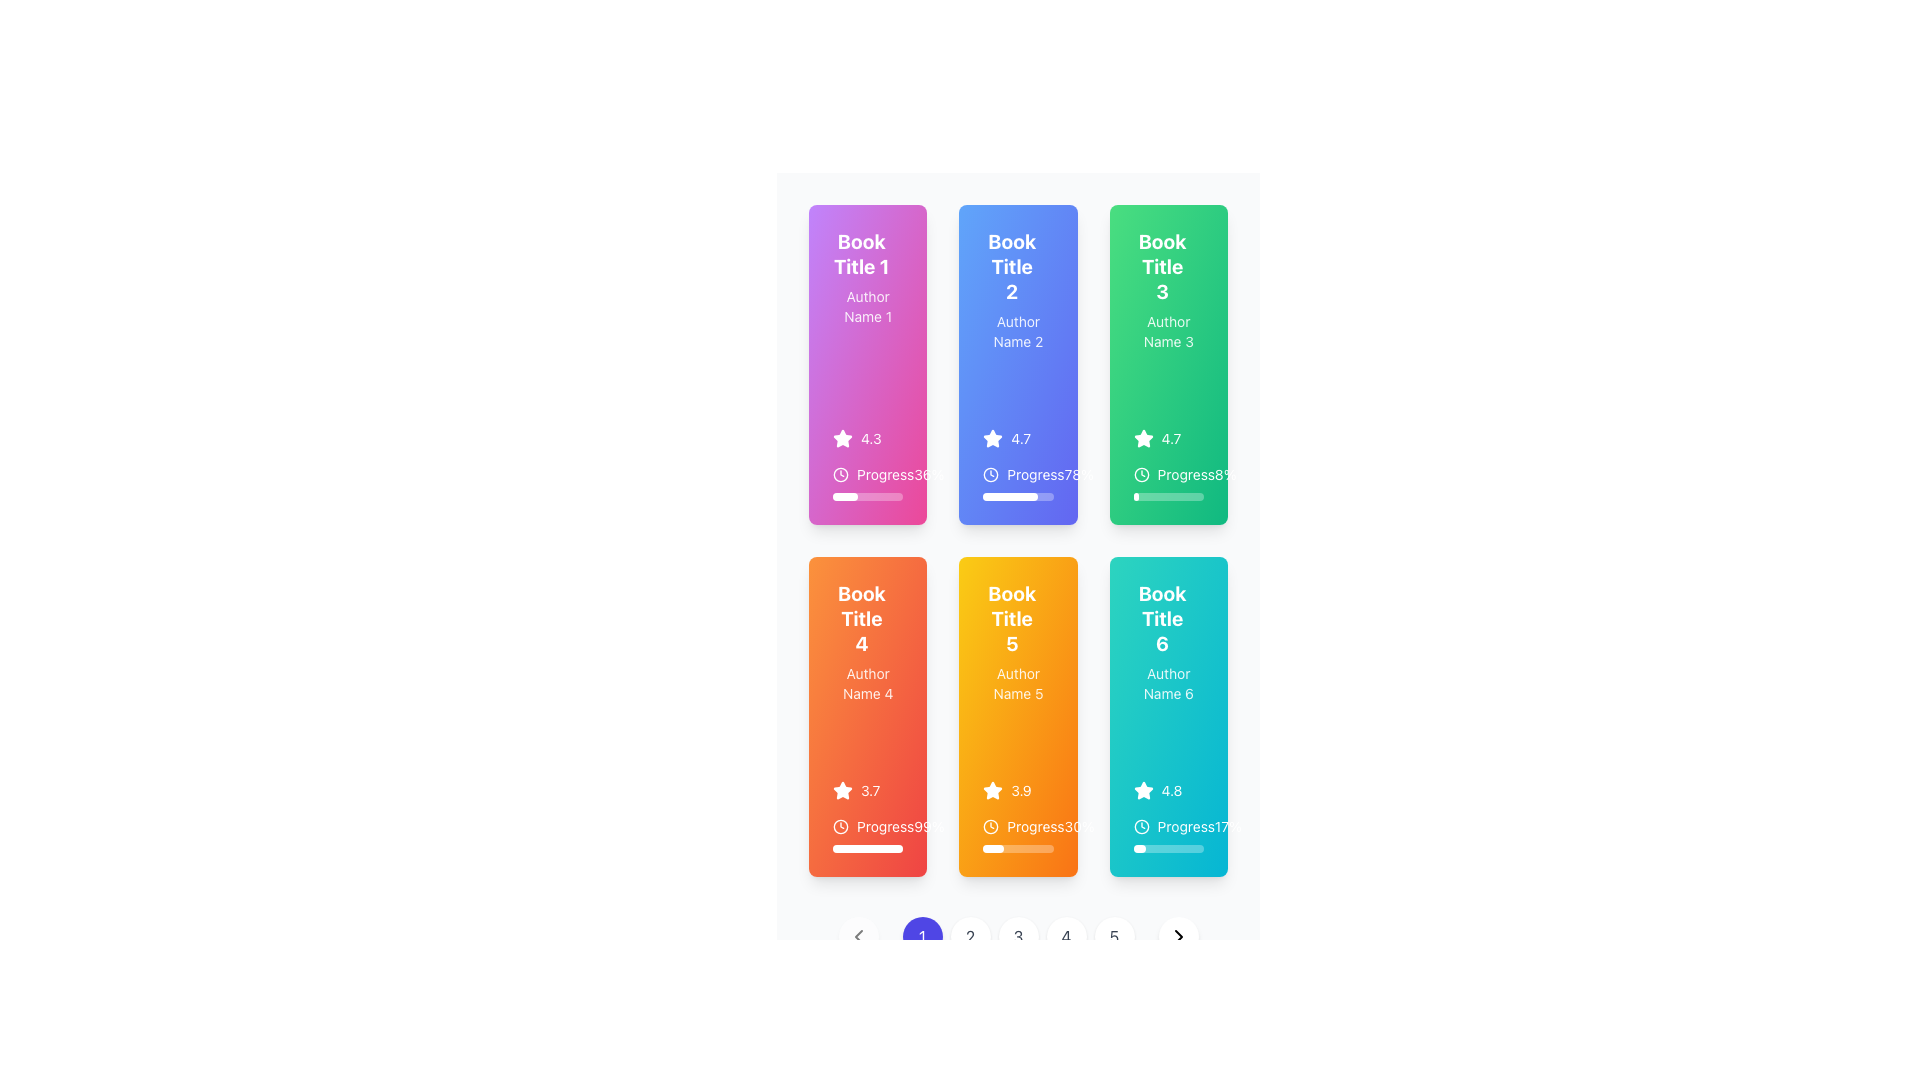  What do you see at coordinates (868, 834) in the screenshot?
I see `displayed progress value from the Progress Indicator element labeled 'Progress' showing '99%' within the 'Book Title 4' card` at bounding box center [868, 834].